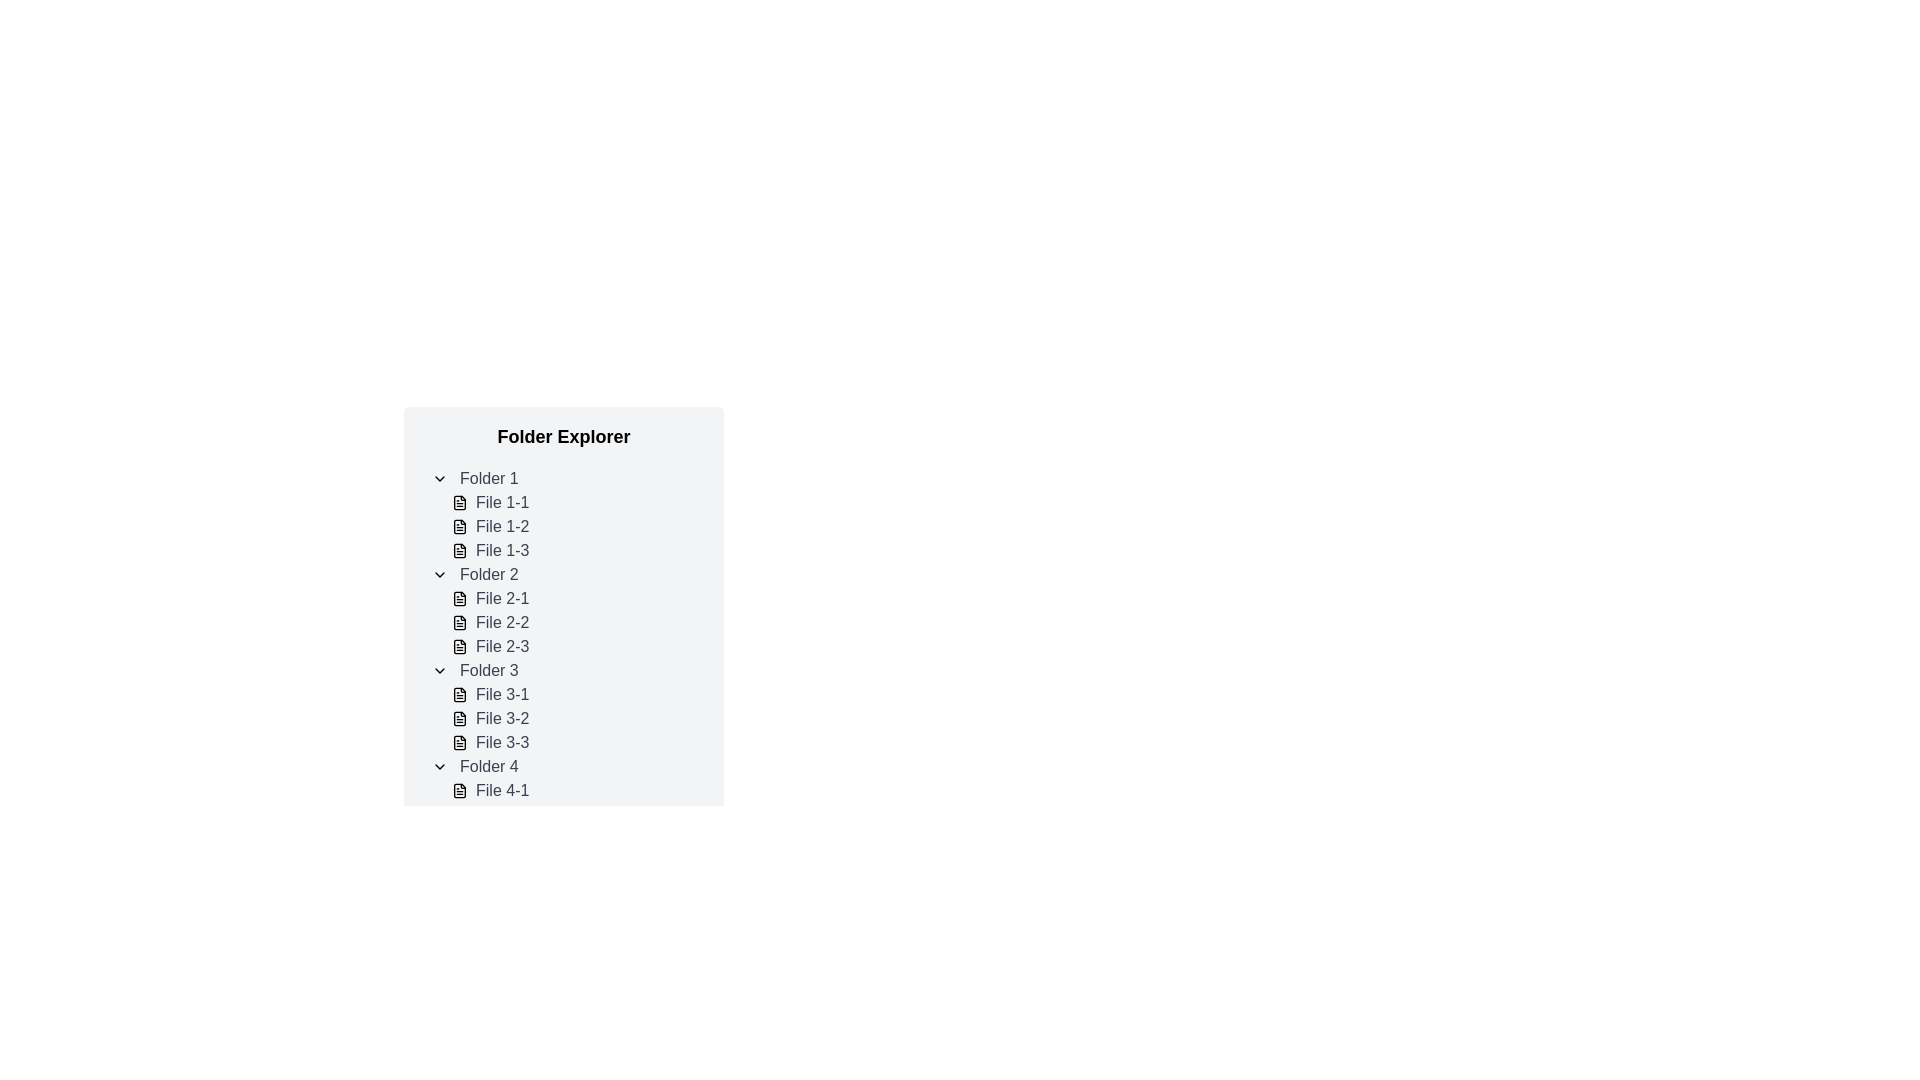 The image size is (1920, 1080). What do you see at coordinates (489, 574) in the screenshot?
I see `the text label displaying 'Folder 2', which is styled in gray and is the second folder listed in the file explorer interface` at bounding box center [489, 574].